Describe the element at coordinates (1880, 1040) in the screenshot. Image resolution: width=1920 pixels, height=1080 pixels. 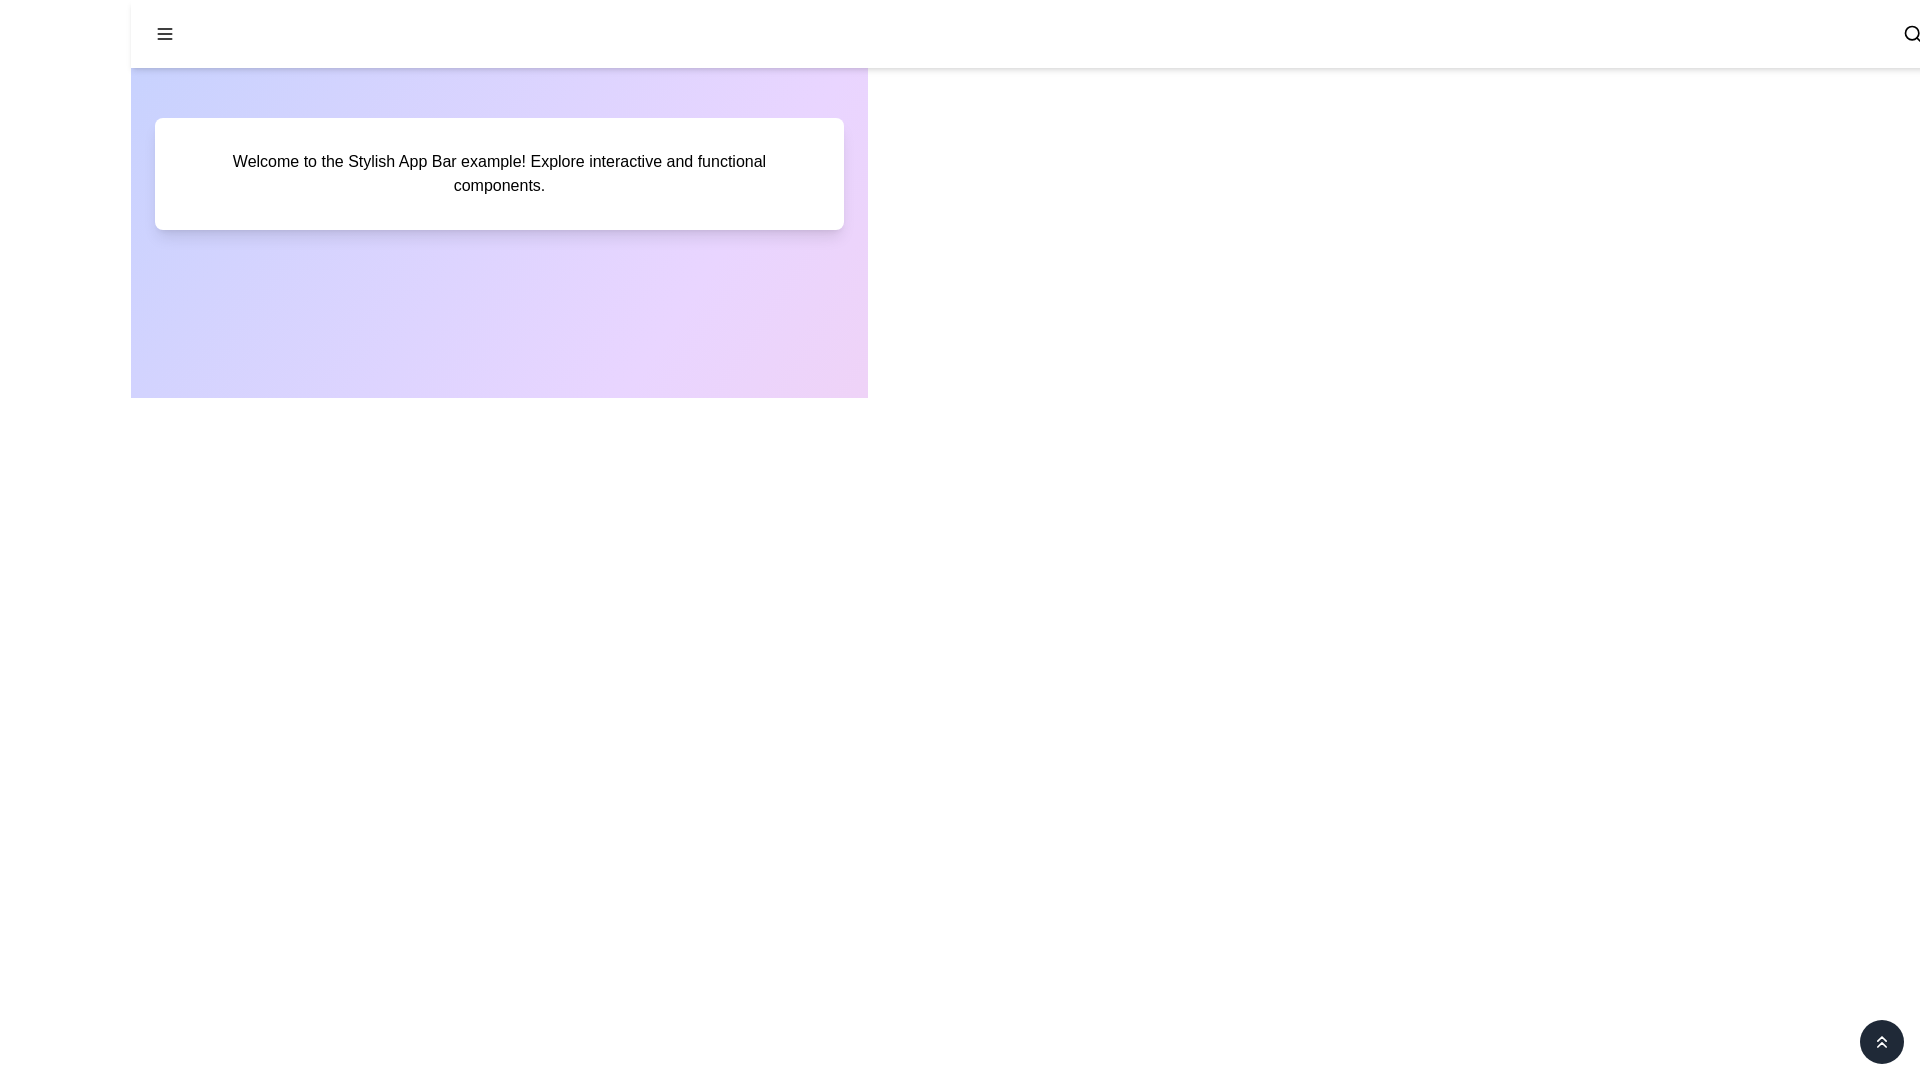
I see `chevron button located at the bottom-right corner of the screen to scroll to the top` at that location.